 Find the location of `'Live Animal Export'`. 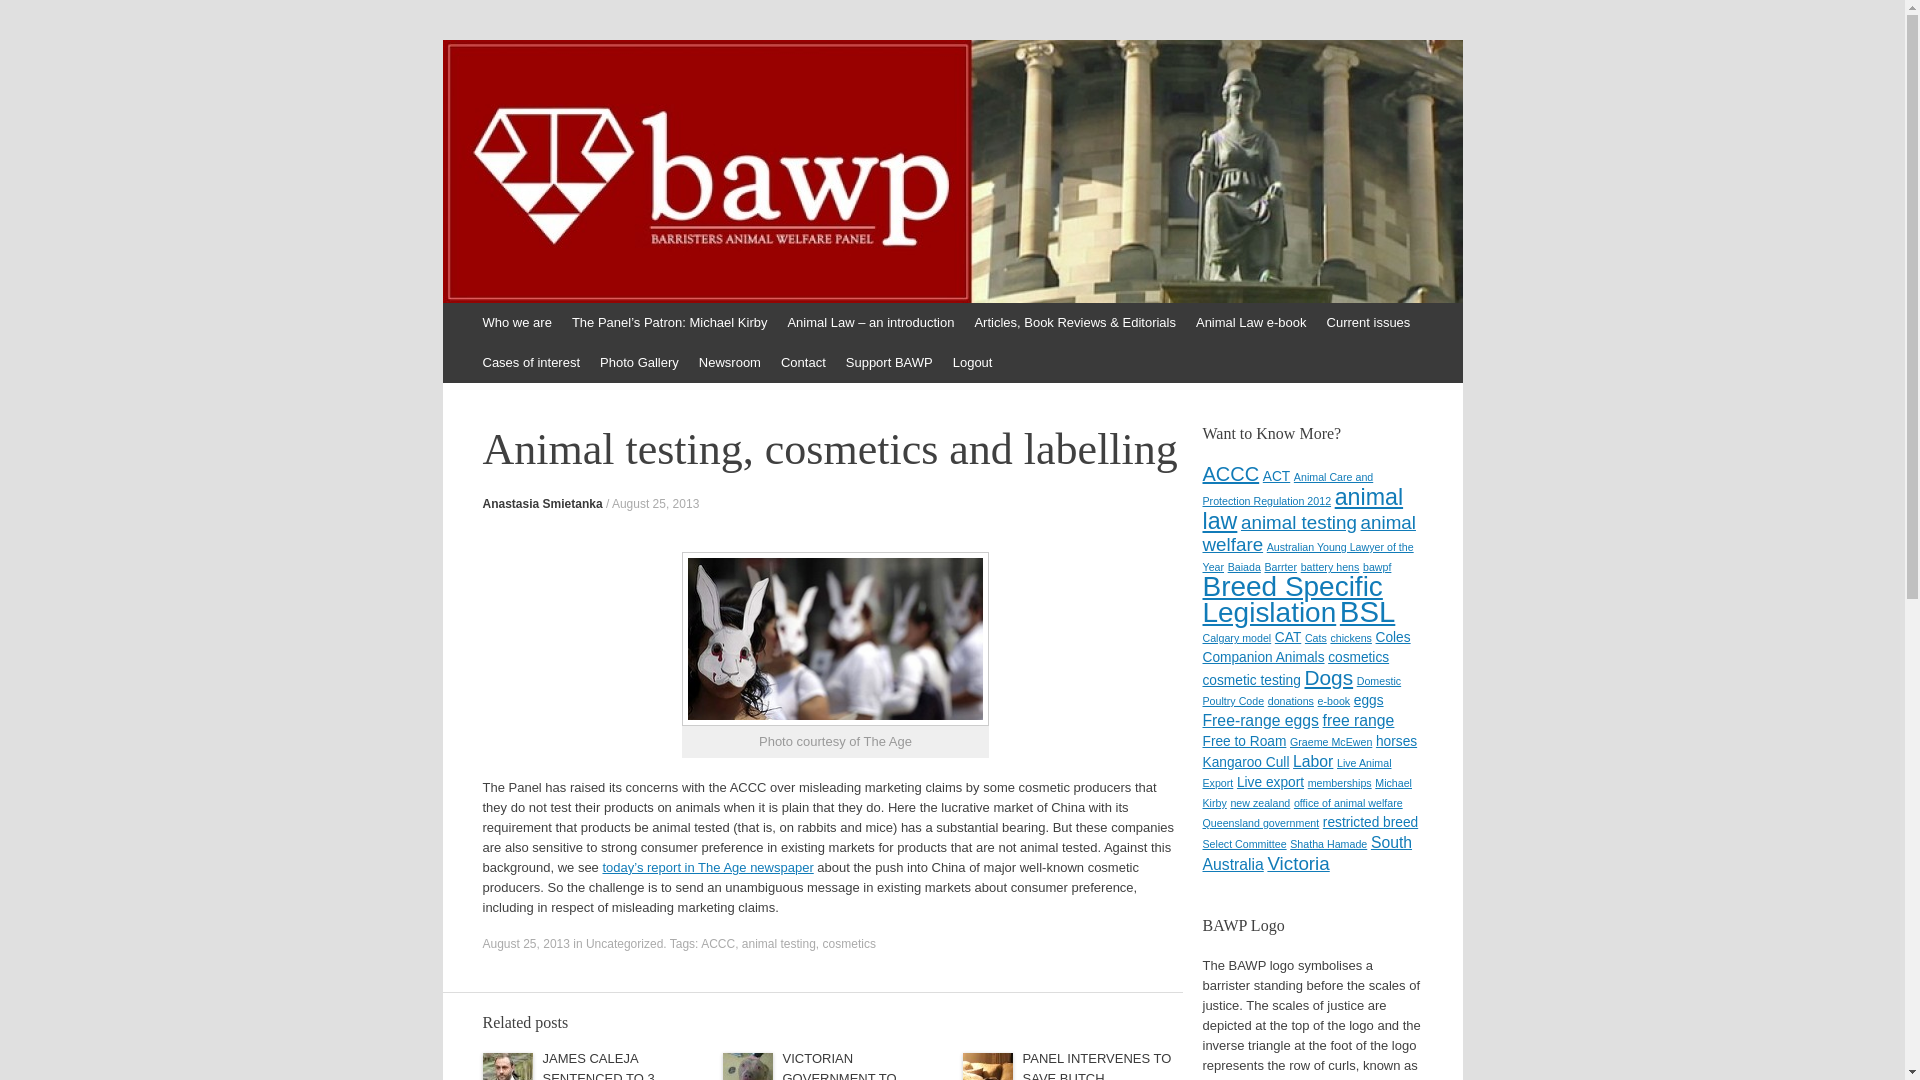

'Live Animal Export' is located at coordinates (1296, 771).